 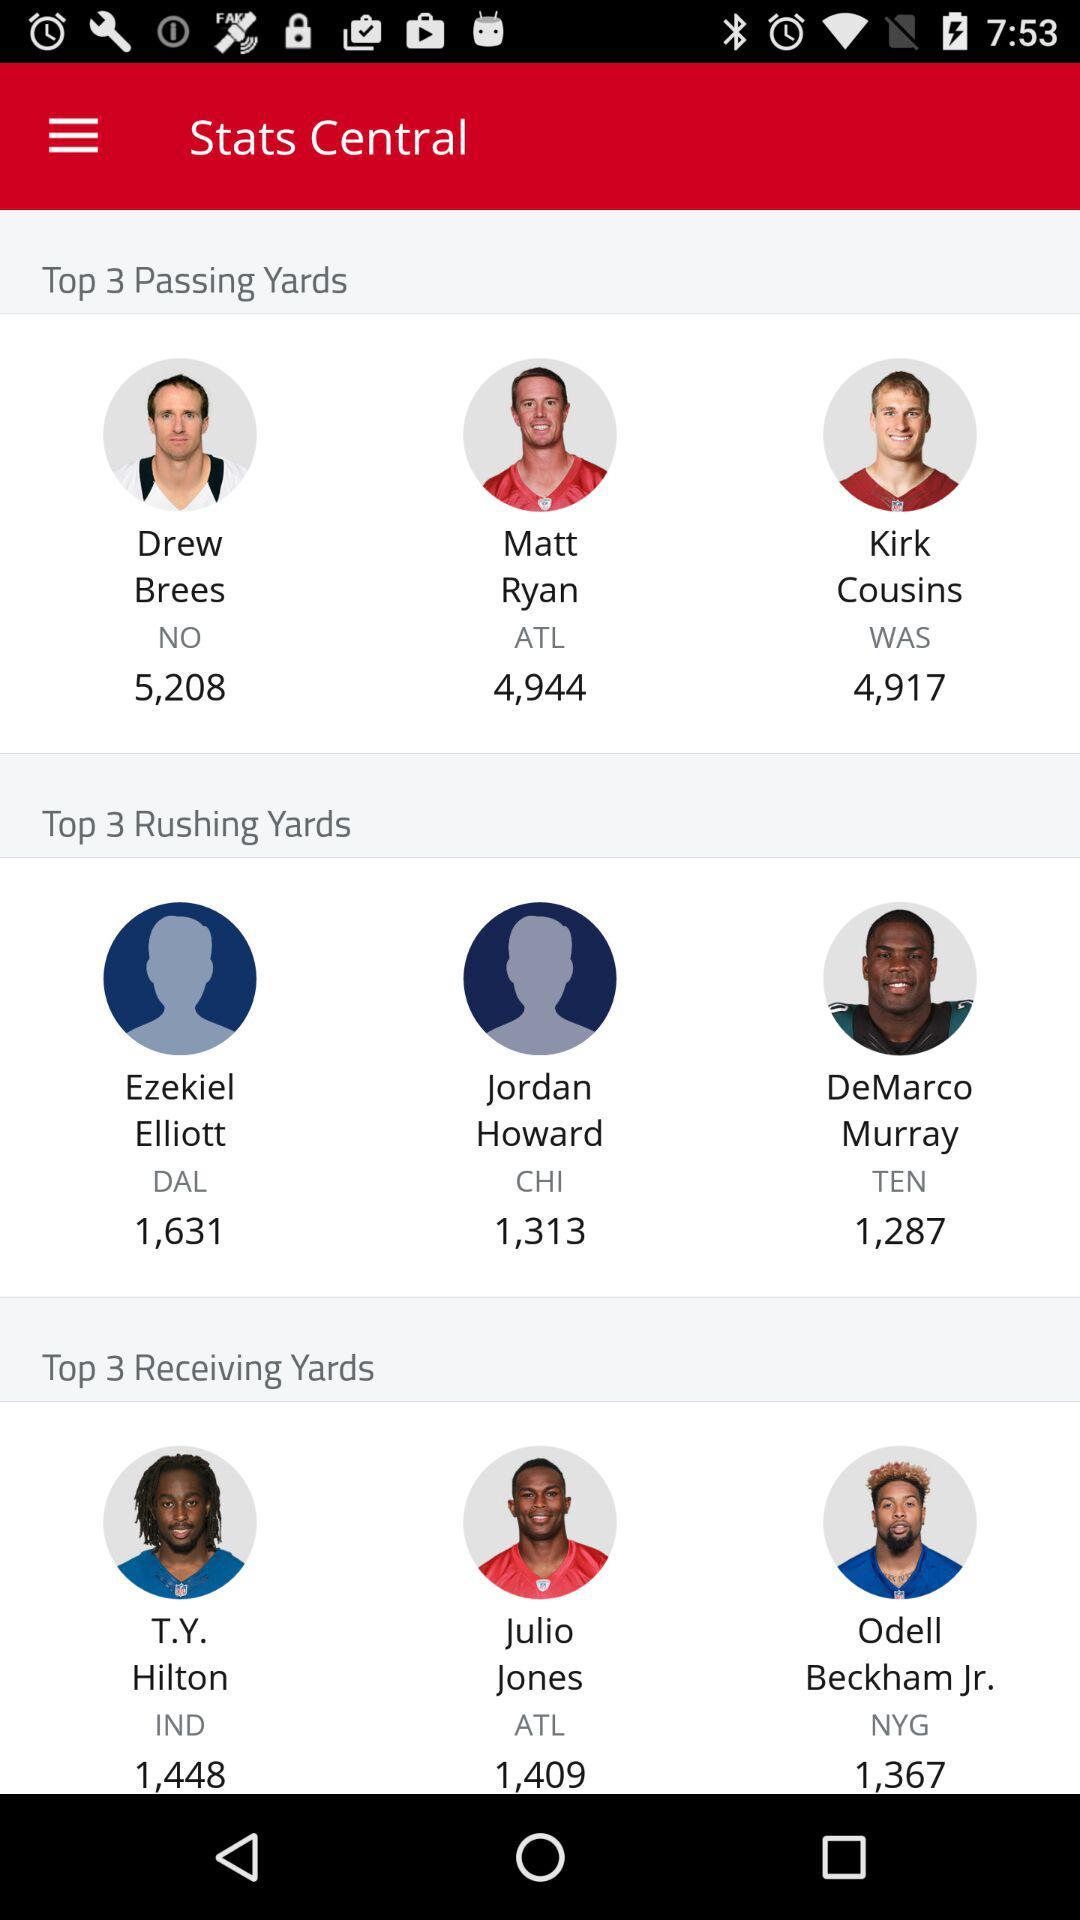 What do you see at coordinates (180, 464) in the screenshot?
I see `the avatar icon` at bounding box center [180, 464].